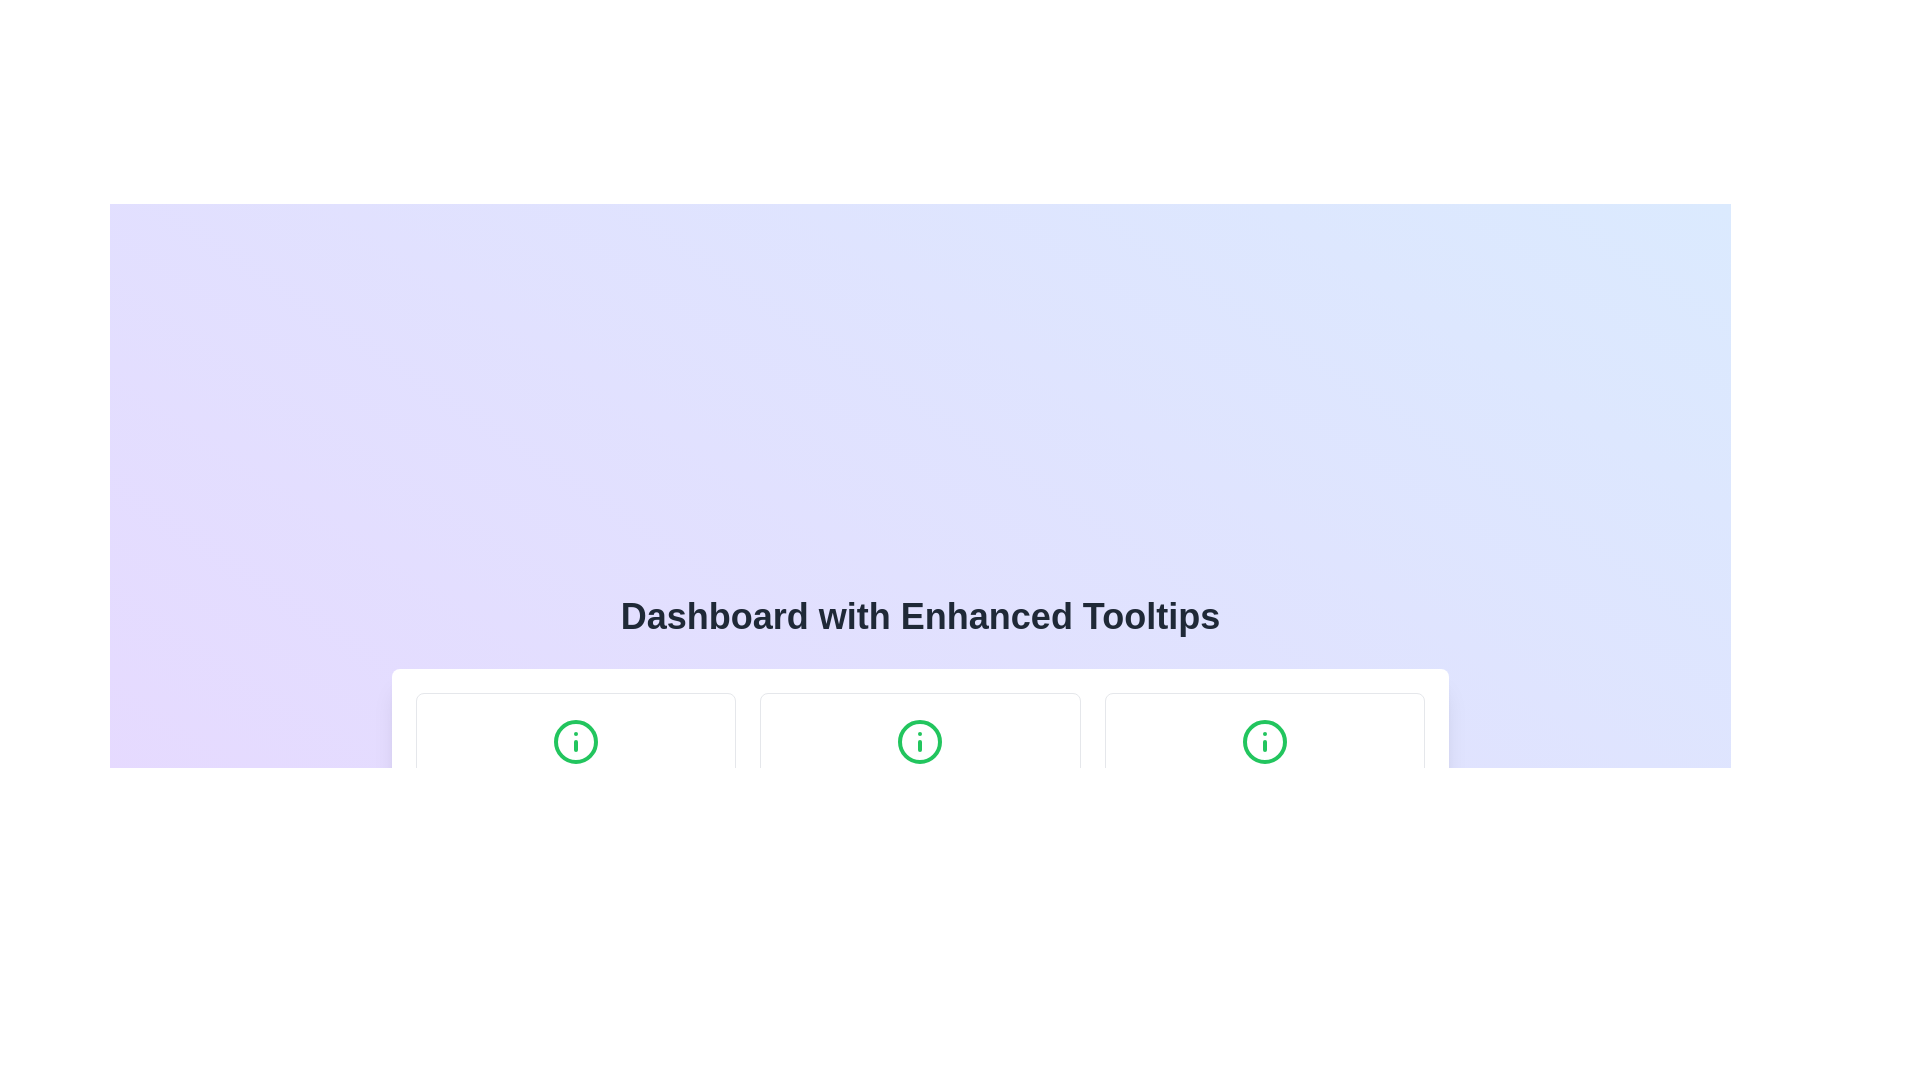 The image size is (1920, 1080). What do you see at coordinates (919, 741) in the screenshot?
I see `the green circular information icon with an 'i' symbol, located at the upper center of the Notifications card` at bounding box center [919, 741].